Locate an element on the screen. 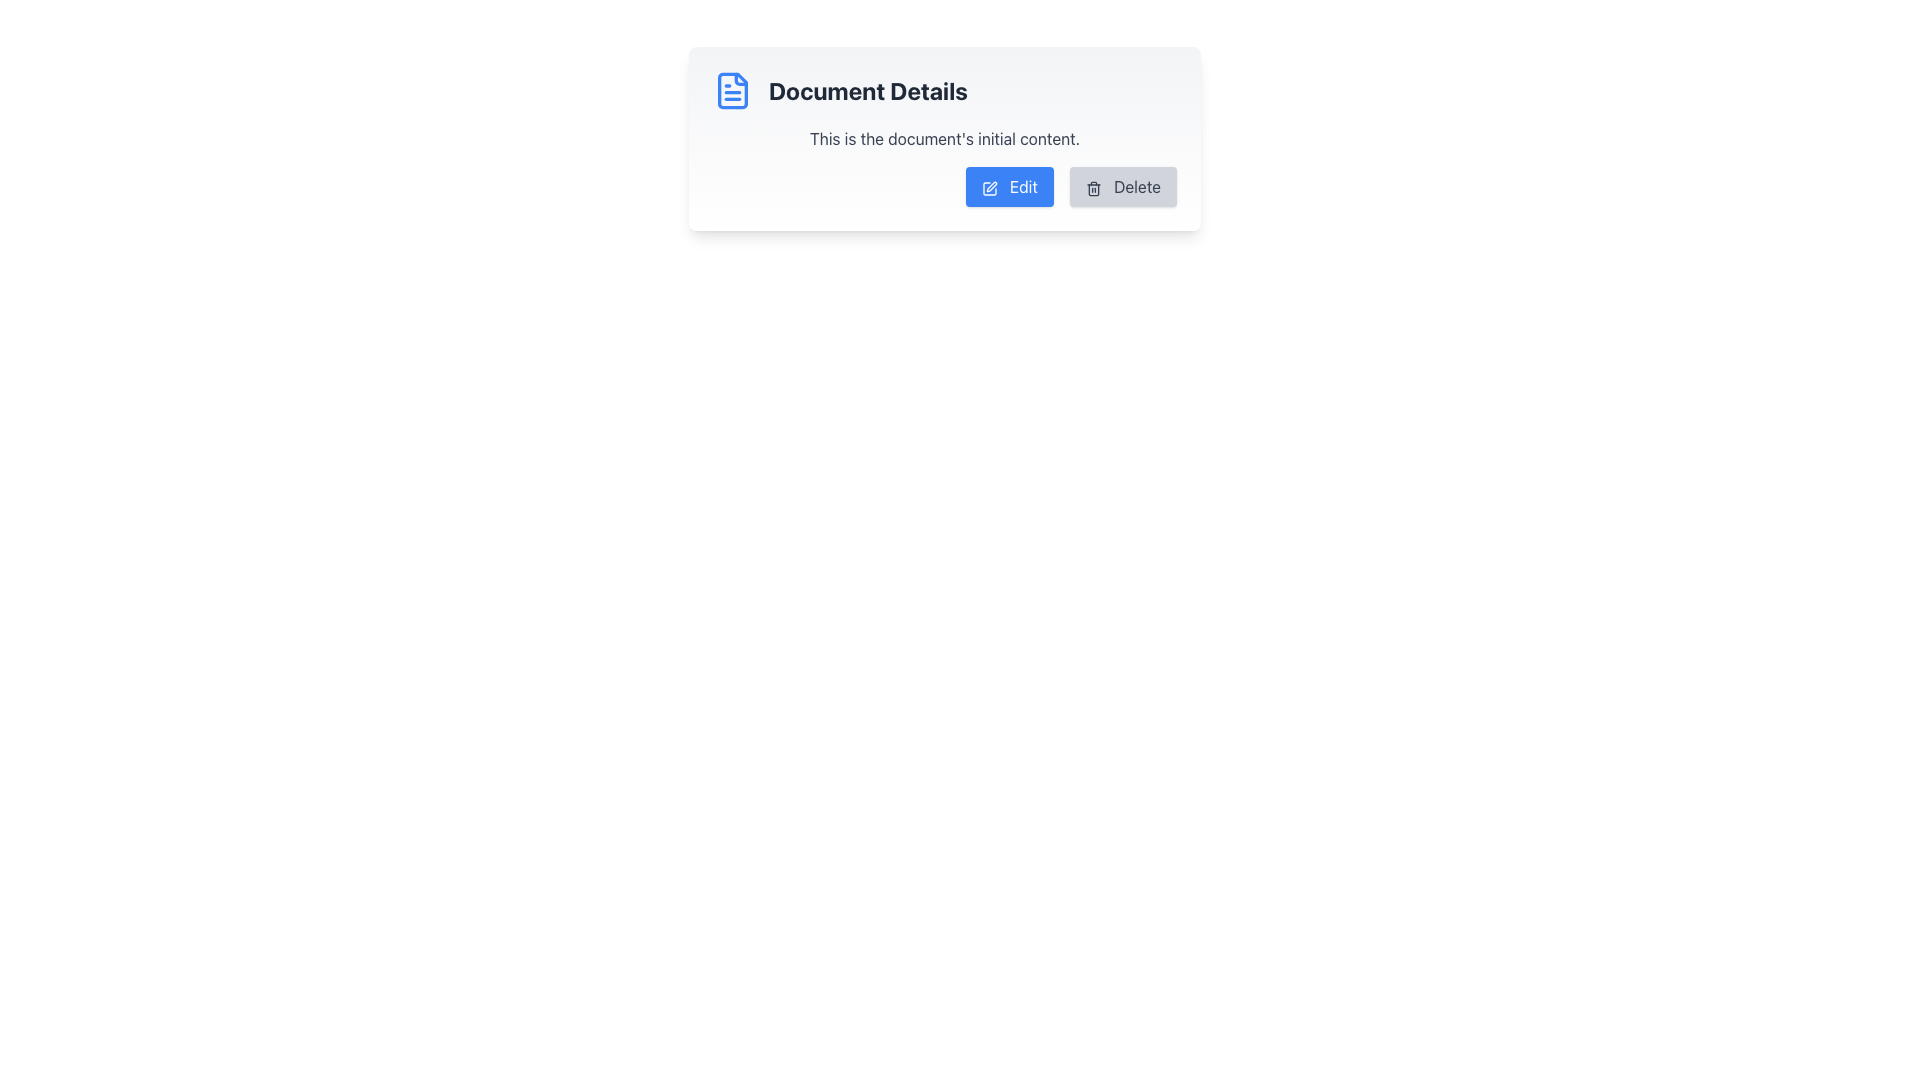 The width and height of the screenshot is (1920, 1080). the 'Delete' button located at the bottom right section of the 'Document Details' card, which features a gray background and a trash can icon is located at coordinates (1123, 186).